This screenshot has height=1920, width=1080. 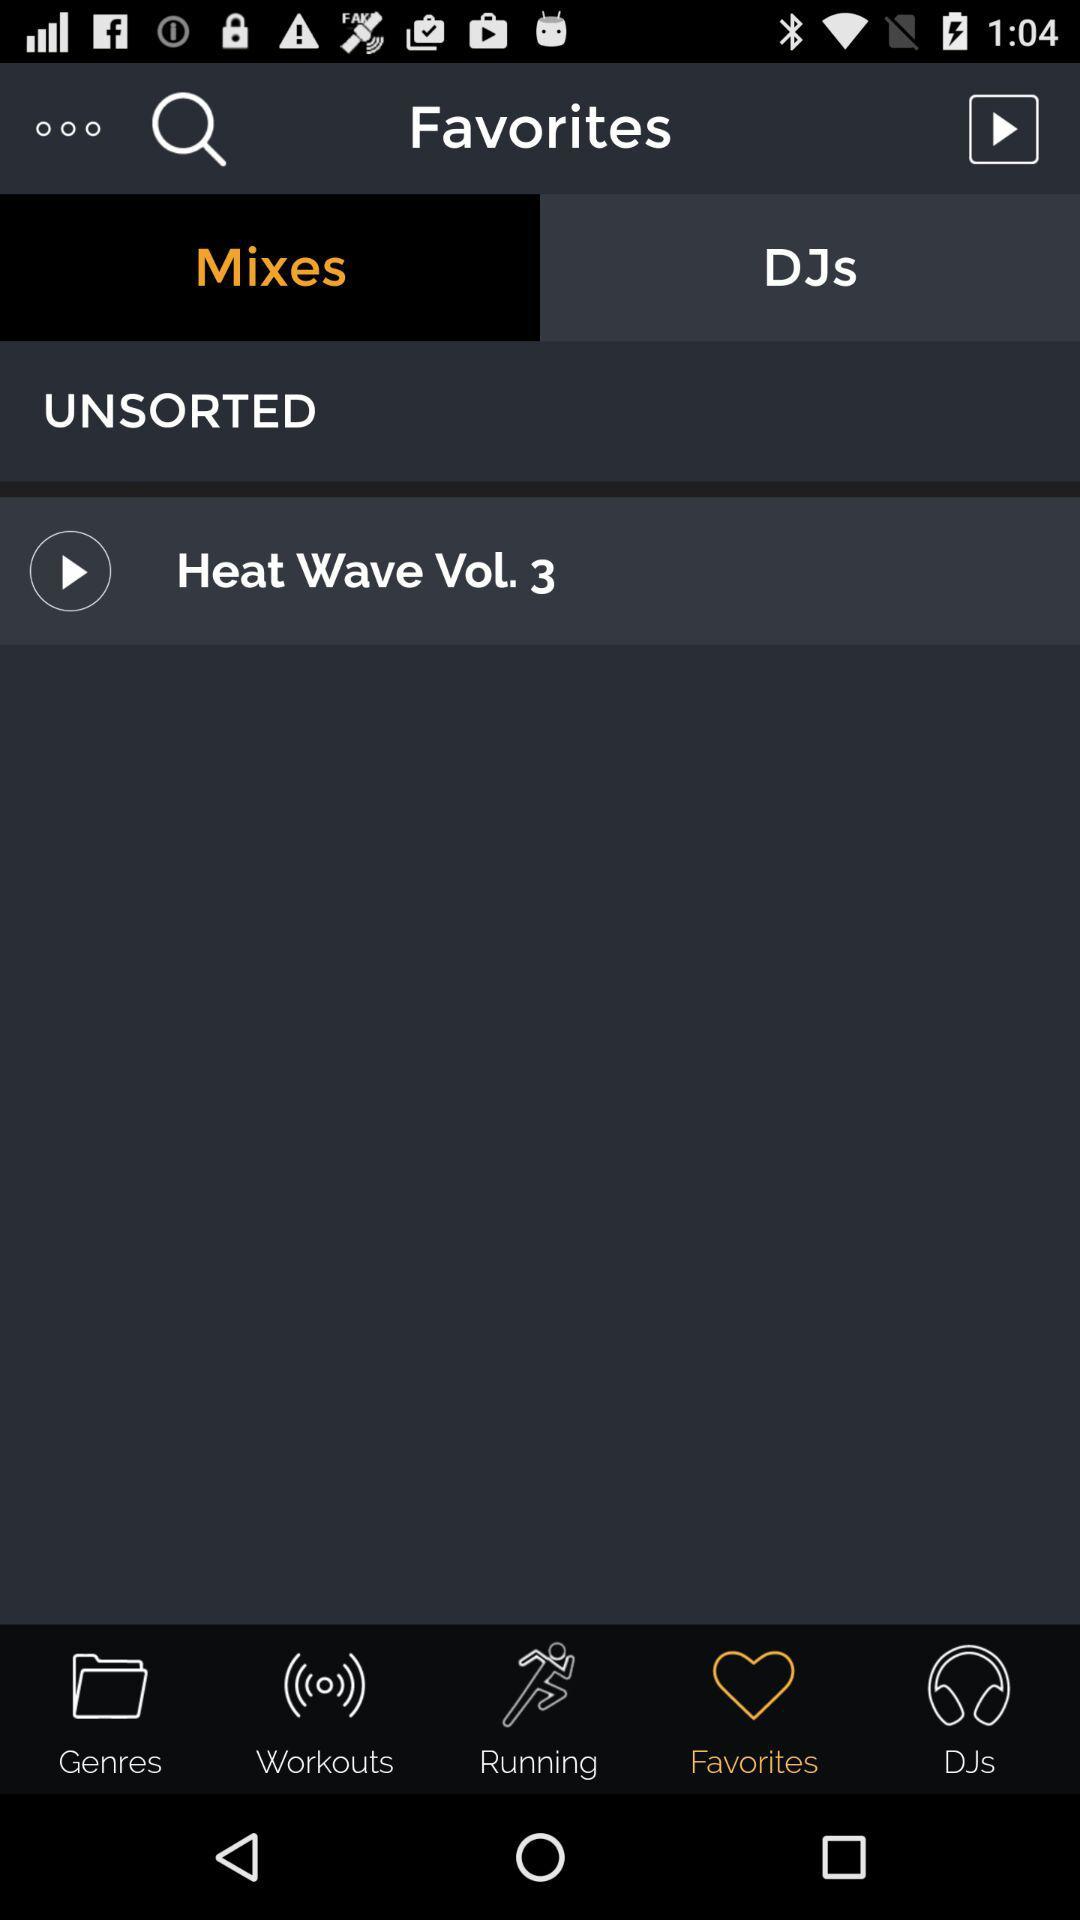 I want to click on toggle, so click(x=1009, y=127).